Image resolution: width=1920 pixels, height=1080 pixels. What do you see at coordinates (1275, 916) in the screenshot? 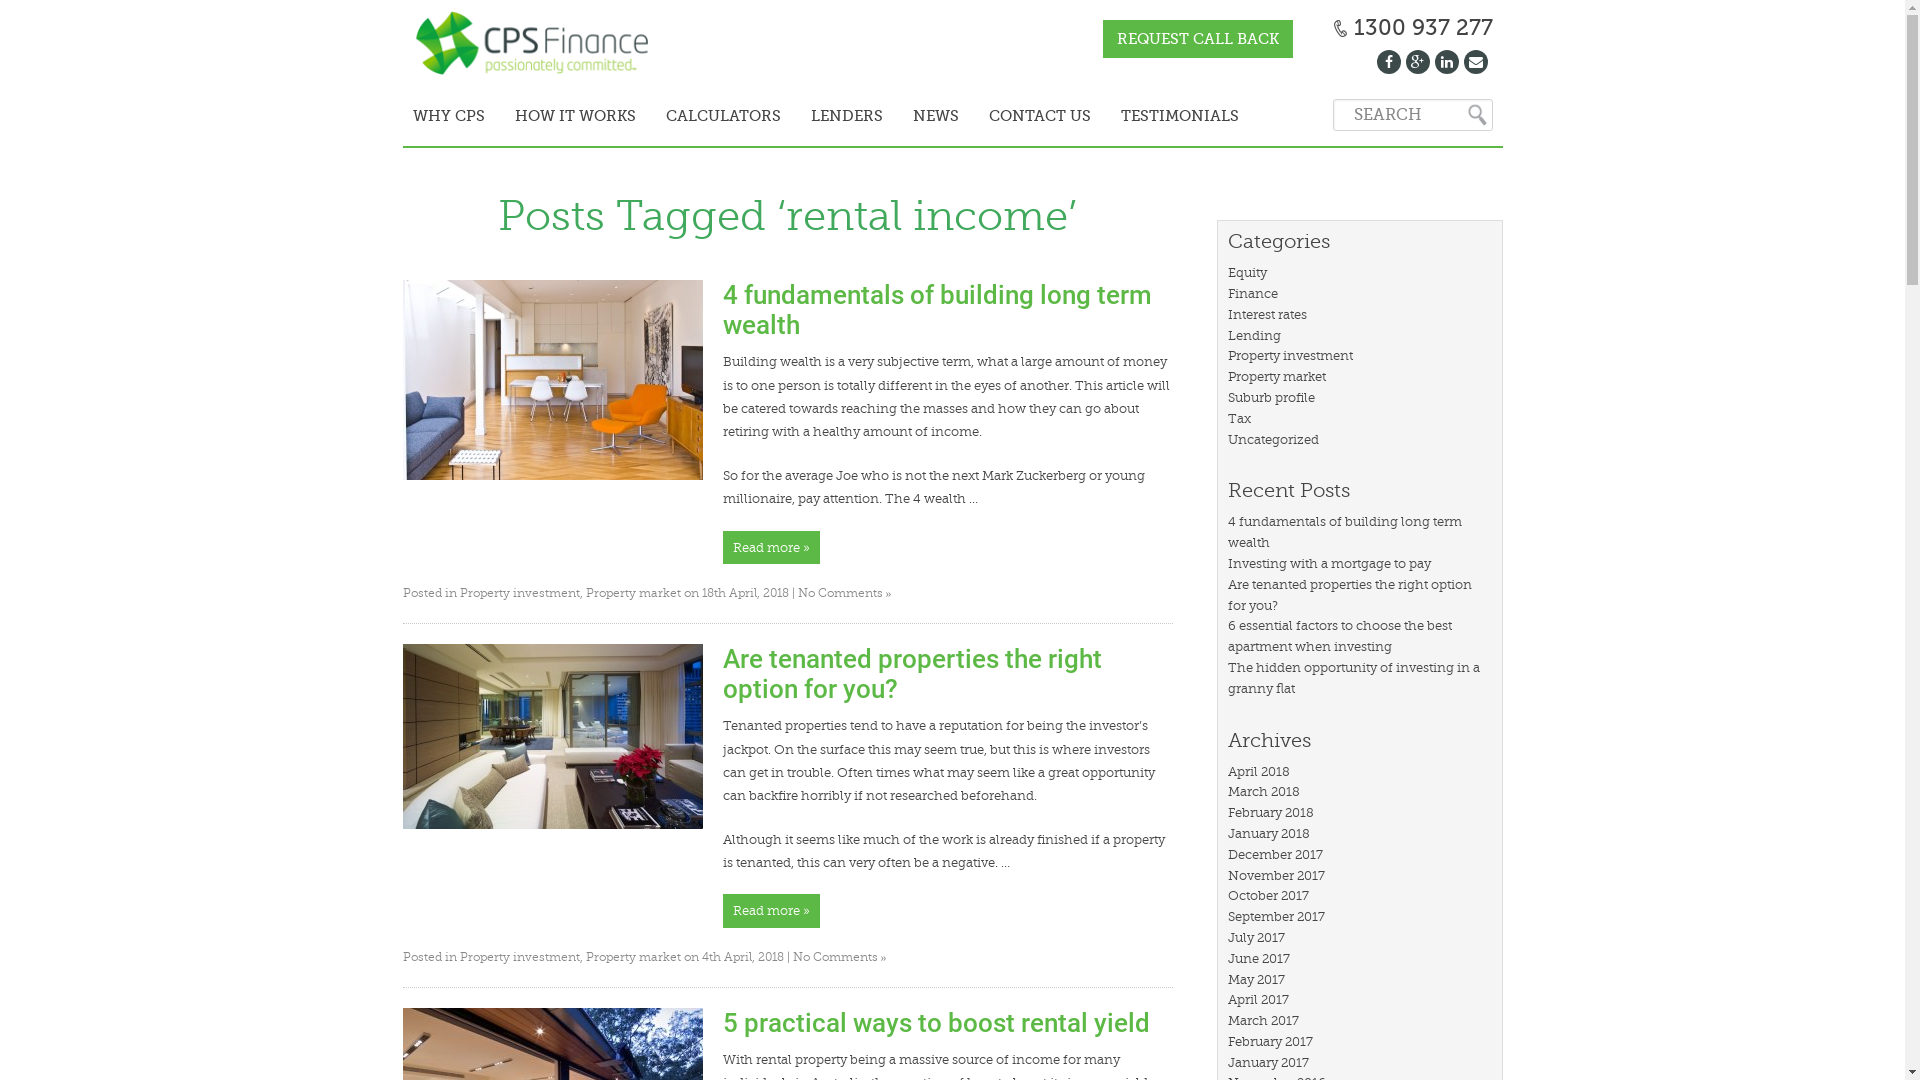
I see `'September 2017'` at bounding box center [1275, 916].